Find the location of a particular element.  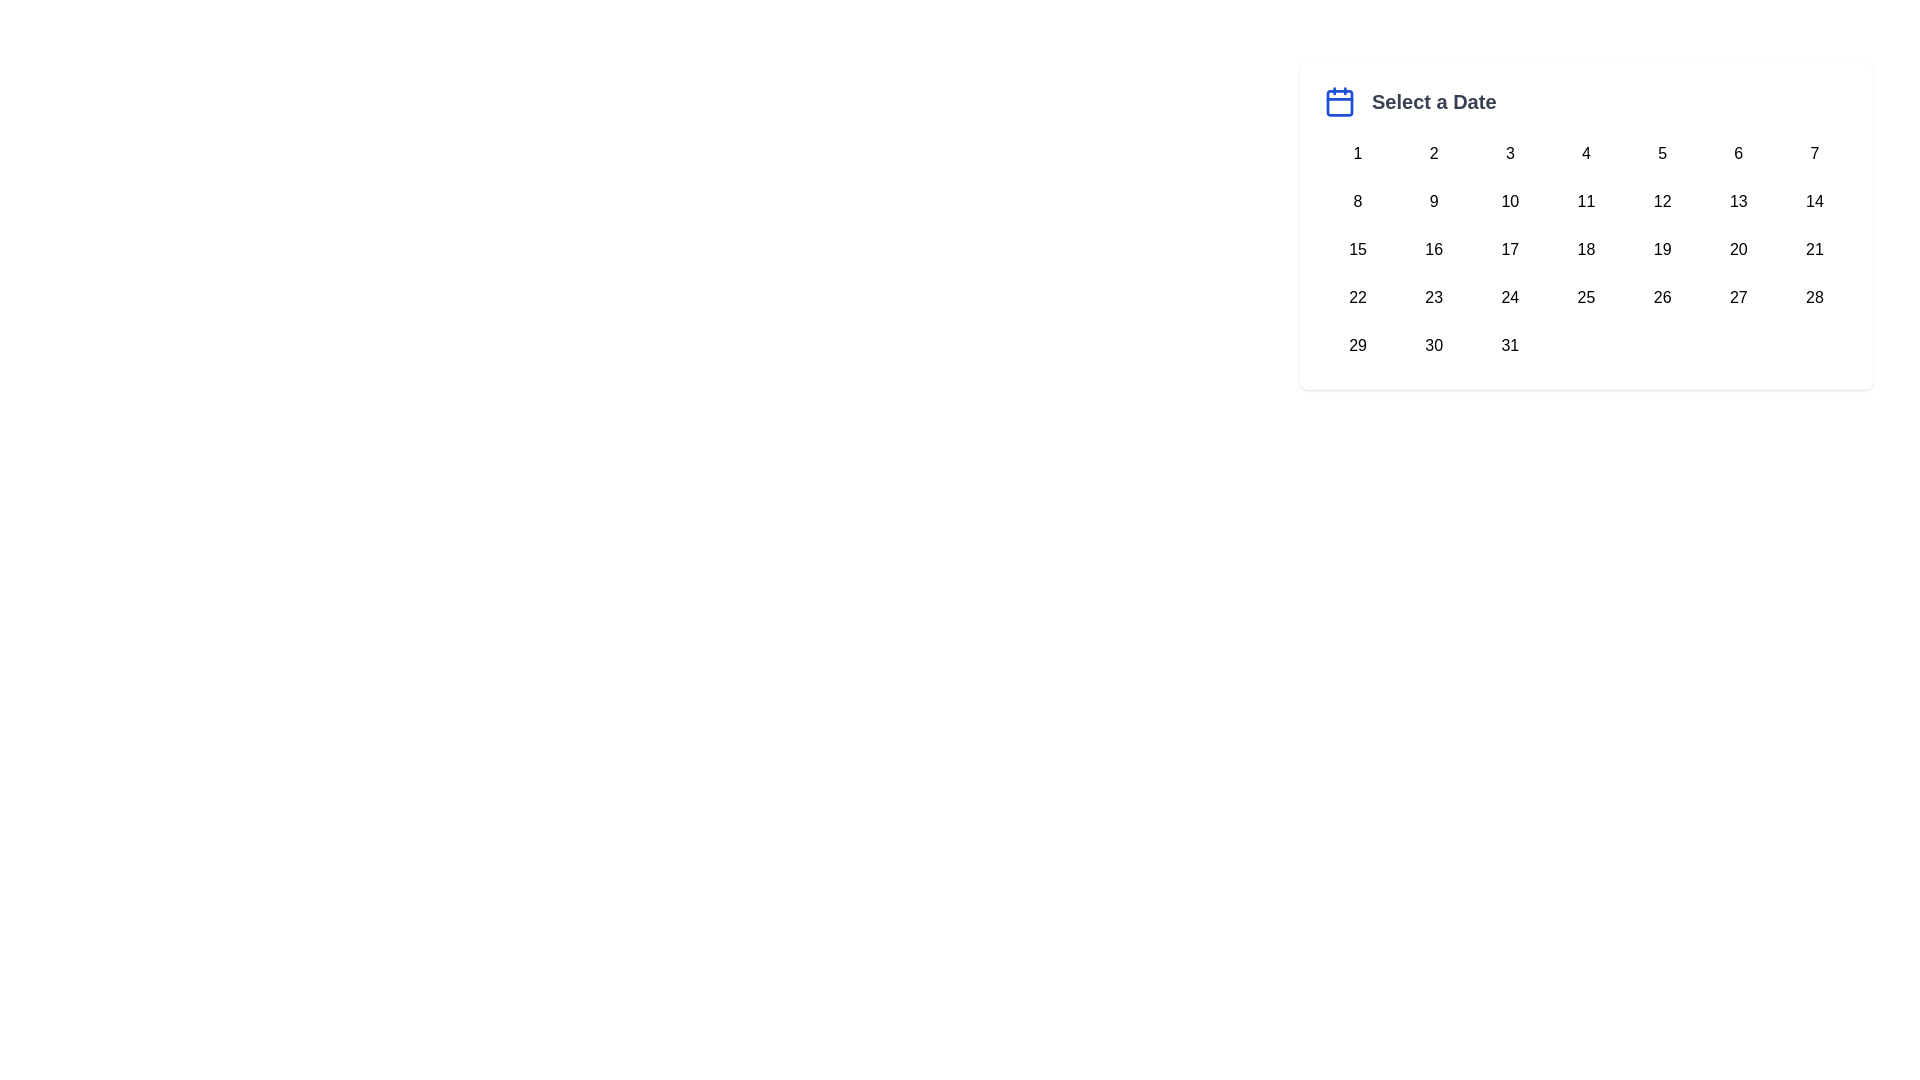

the button representing the selectable date in the calendar UI is located at coordinates (1358, 345).